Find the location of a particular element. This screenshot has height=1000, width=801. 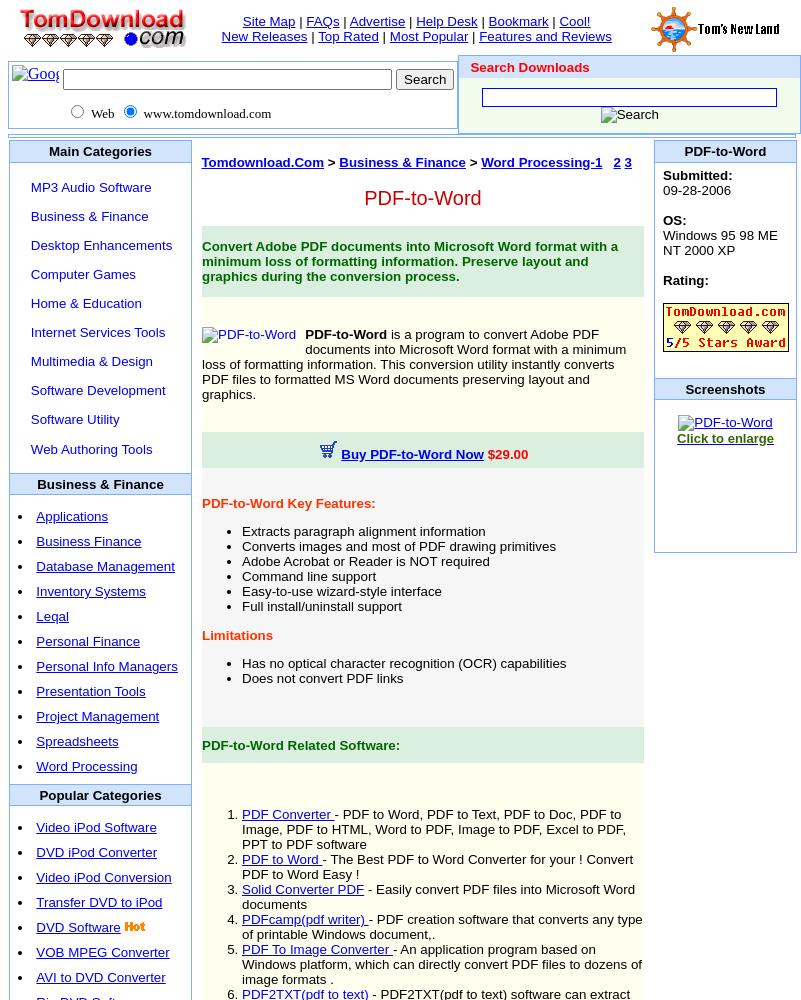

'Word Processing' is located at coordinates (35, 766).